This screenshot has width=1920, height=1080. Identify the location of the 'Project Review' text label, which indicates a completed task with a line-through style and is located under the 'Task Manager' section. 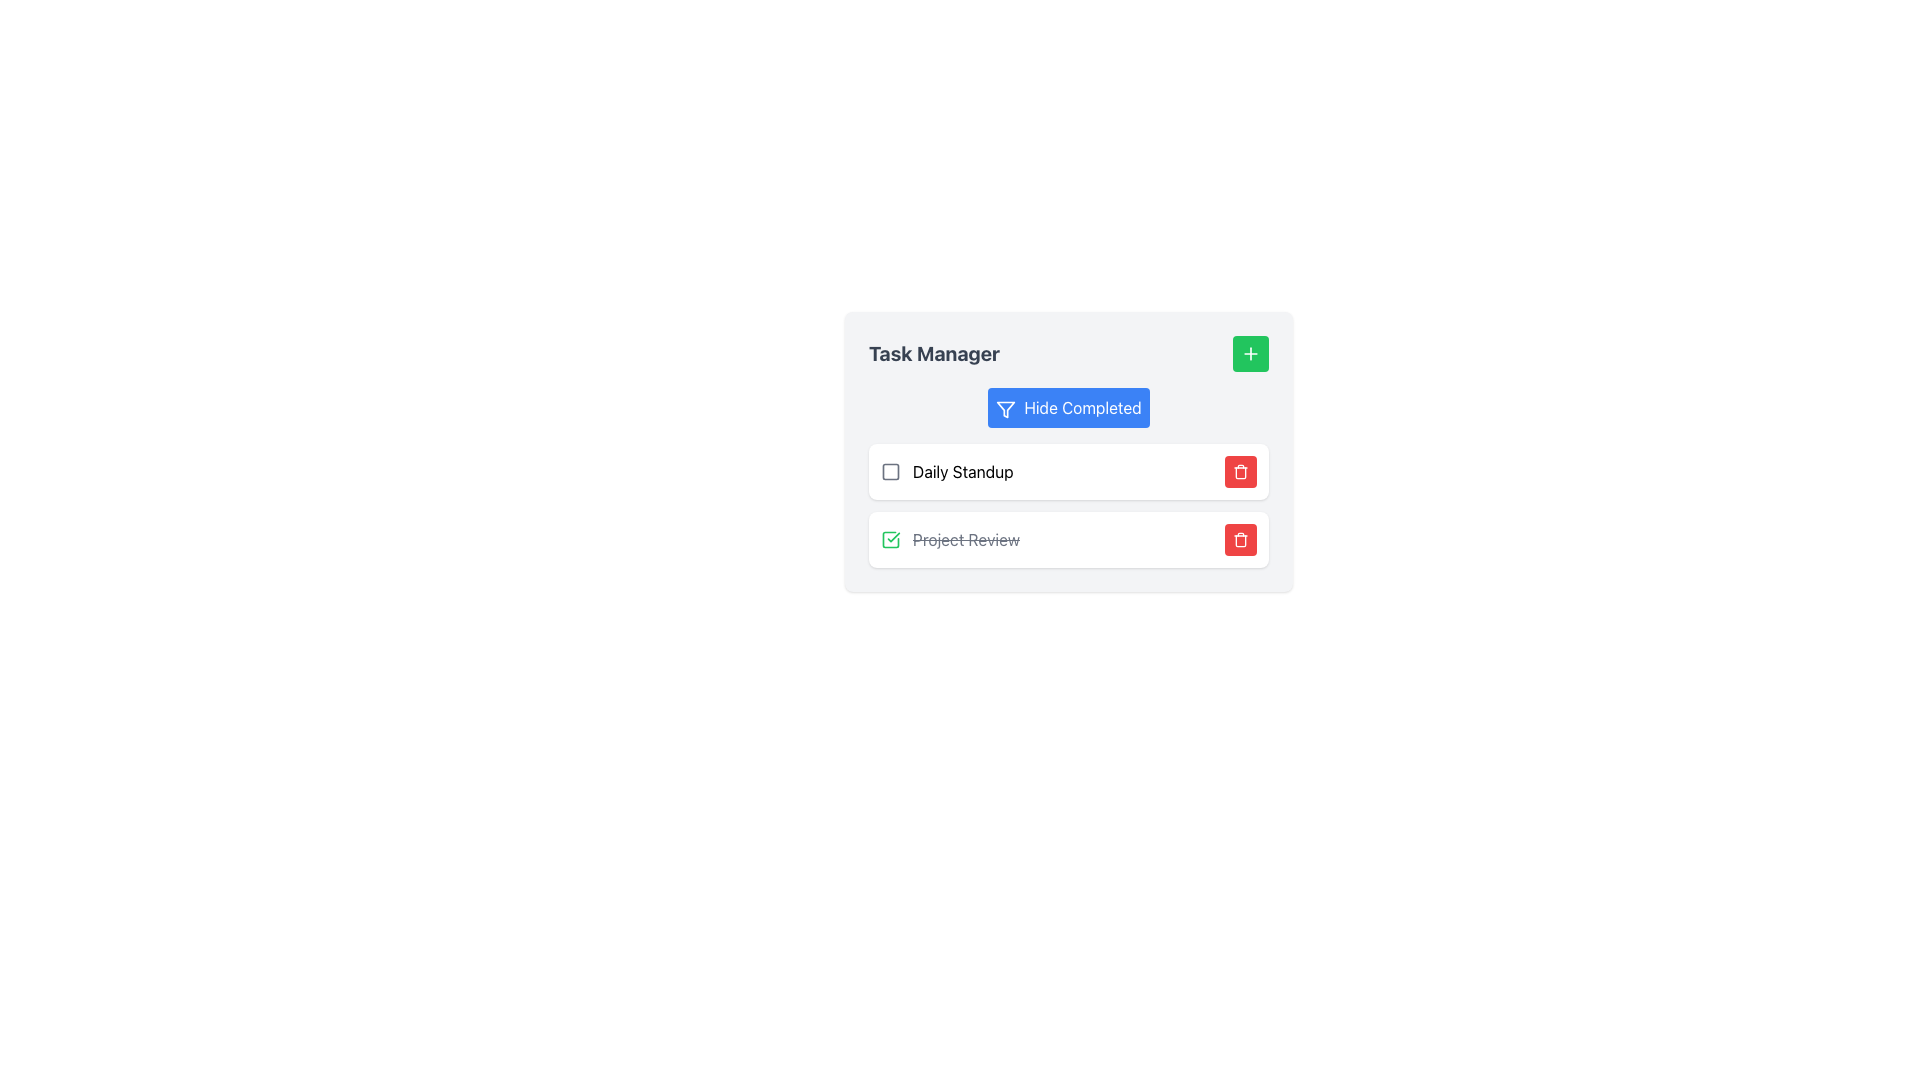
(966, 540).